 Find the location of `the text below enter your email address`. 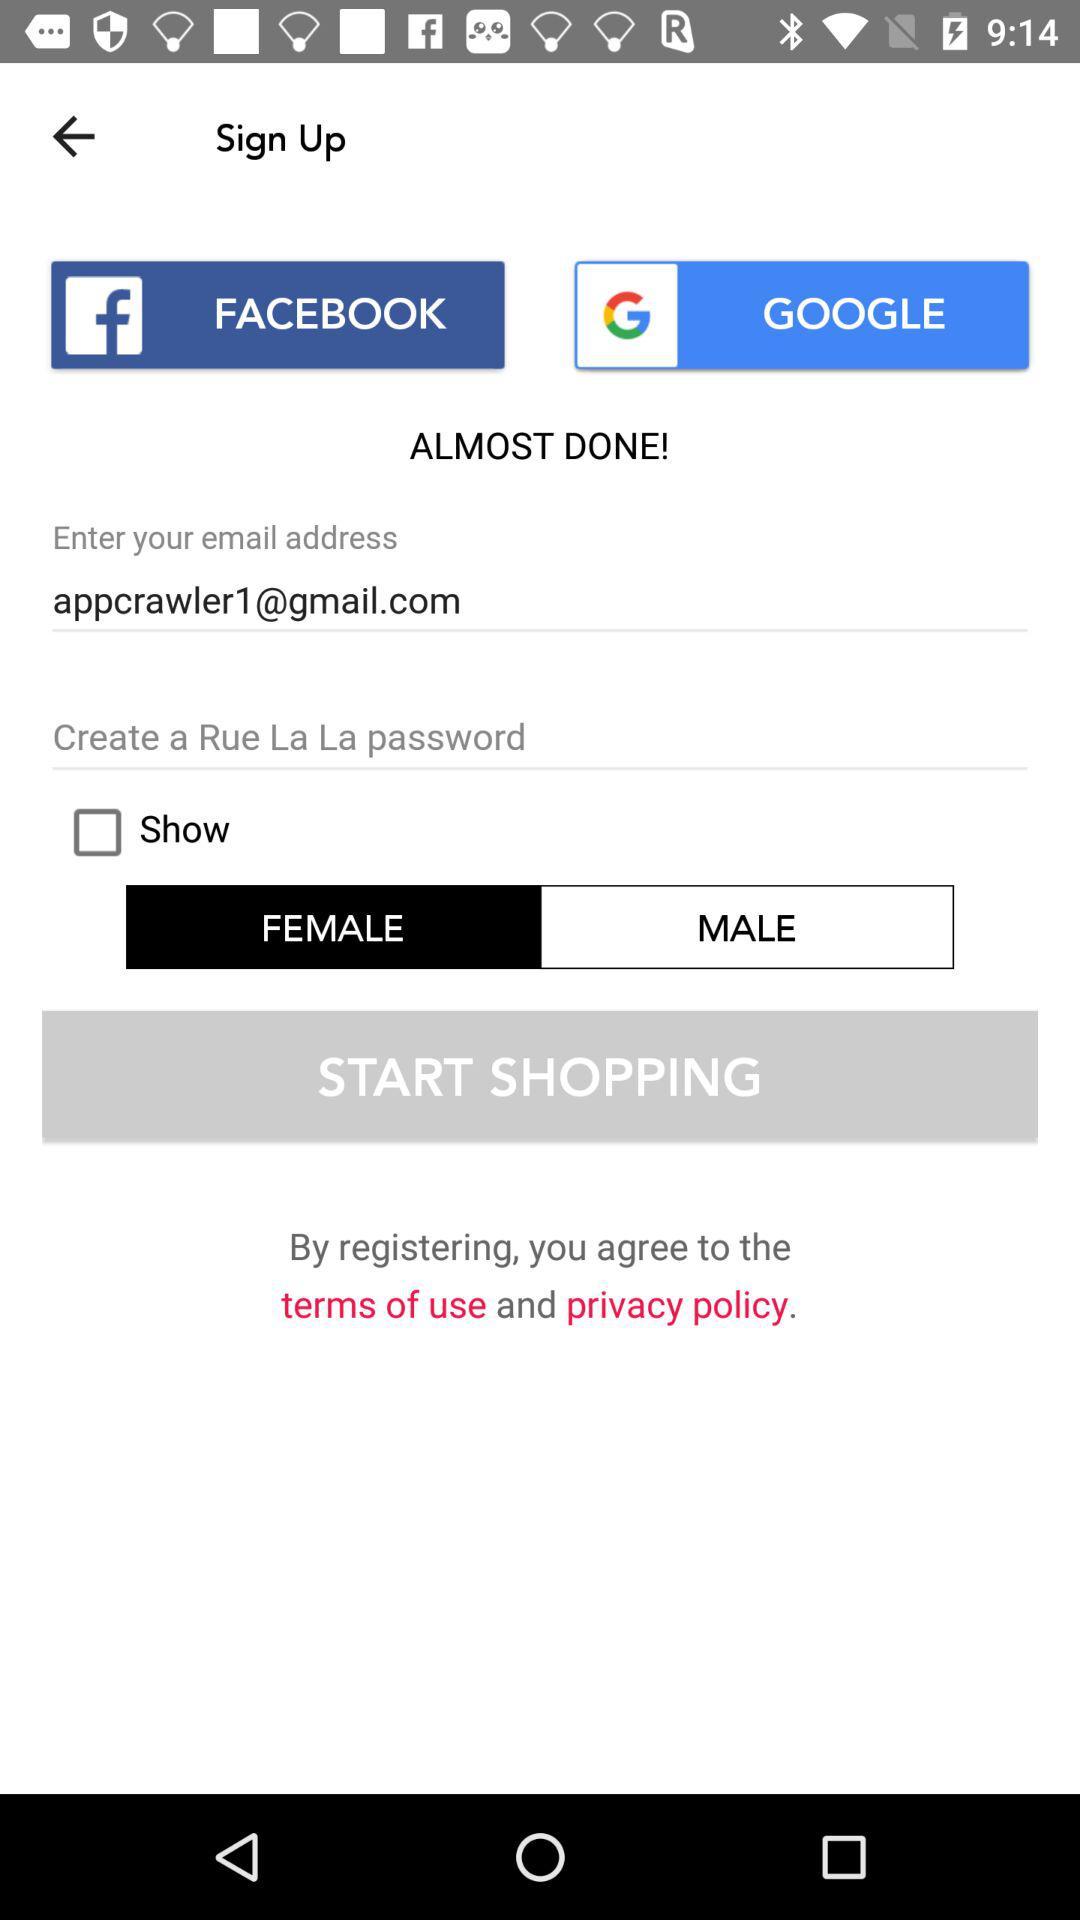

the text below enter your email address is located at coordinates (540, 599).